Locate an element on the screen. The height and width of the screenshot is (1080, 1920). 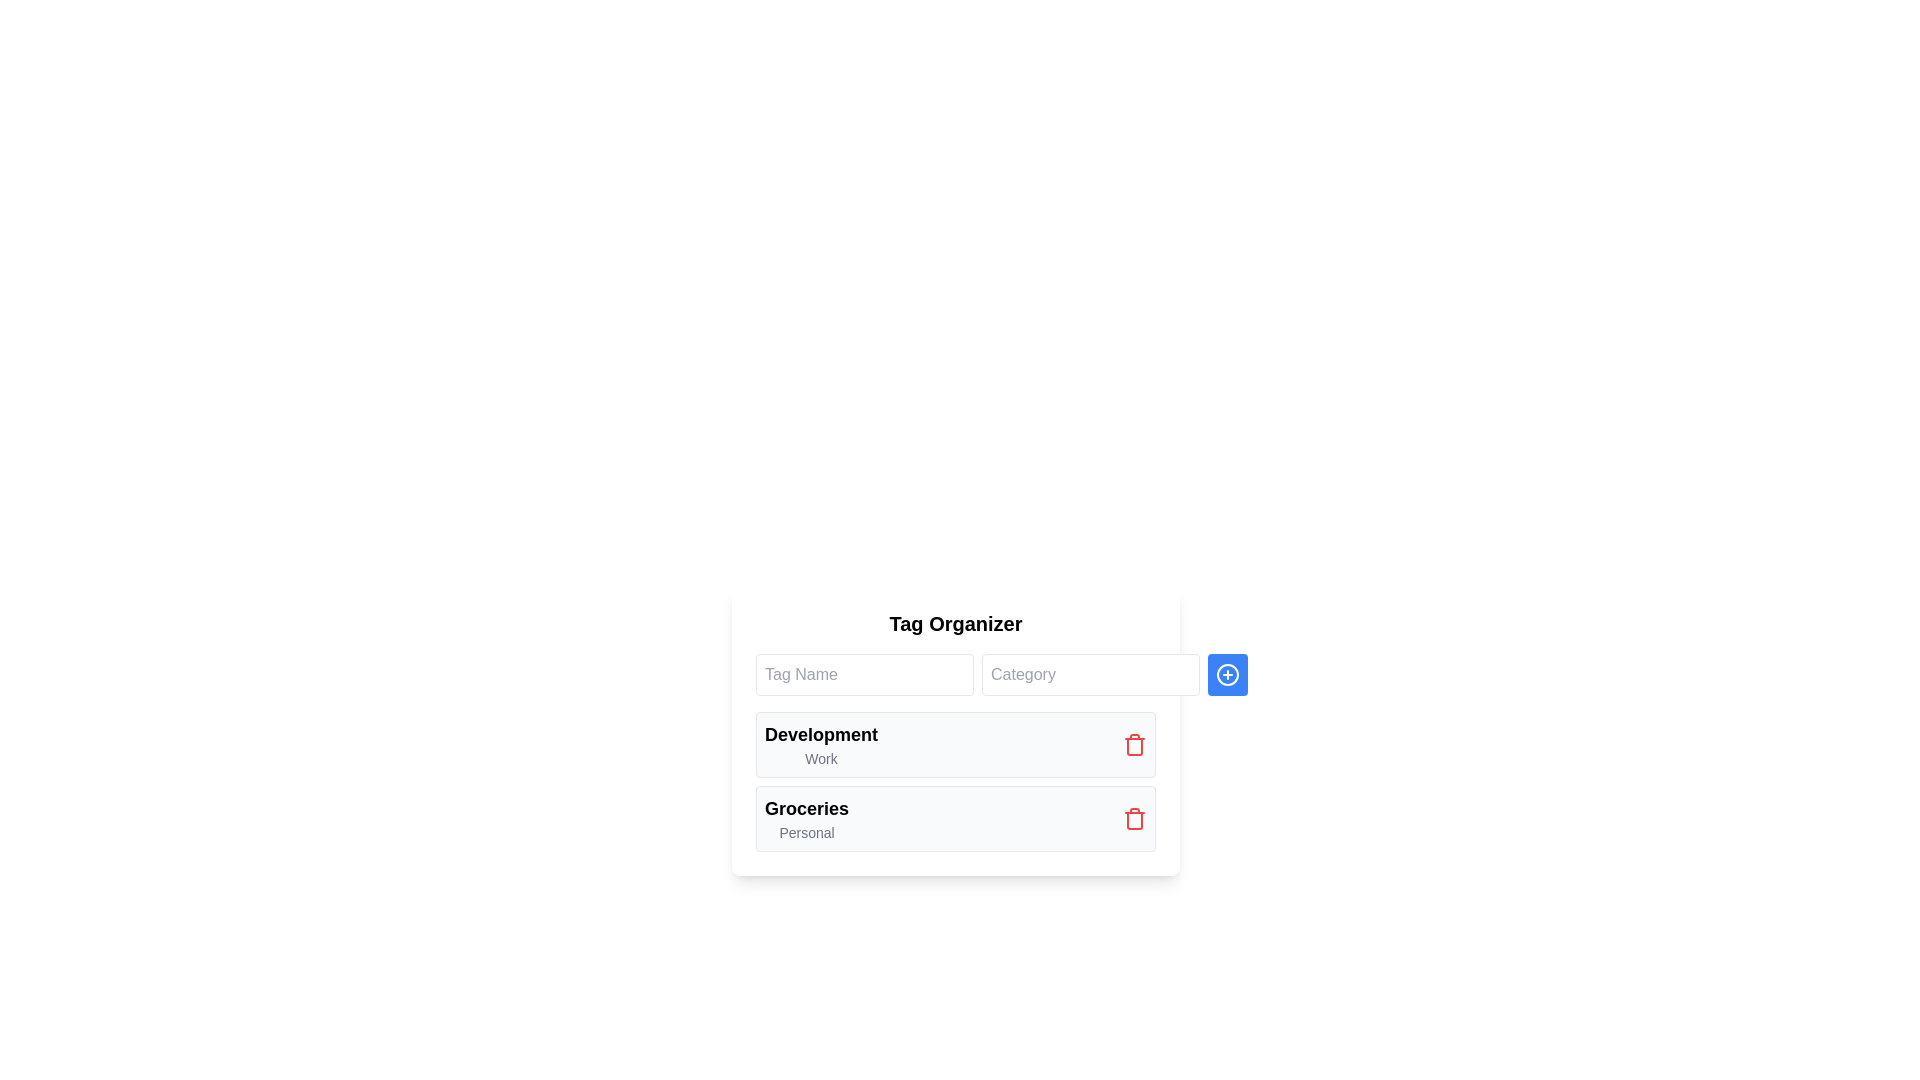
the interactive button for creating a new item, located to the right of the 'Tag Name' and 'Category' input fields is located at coordinates (1227, 675).